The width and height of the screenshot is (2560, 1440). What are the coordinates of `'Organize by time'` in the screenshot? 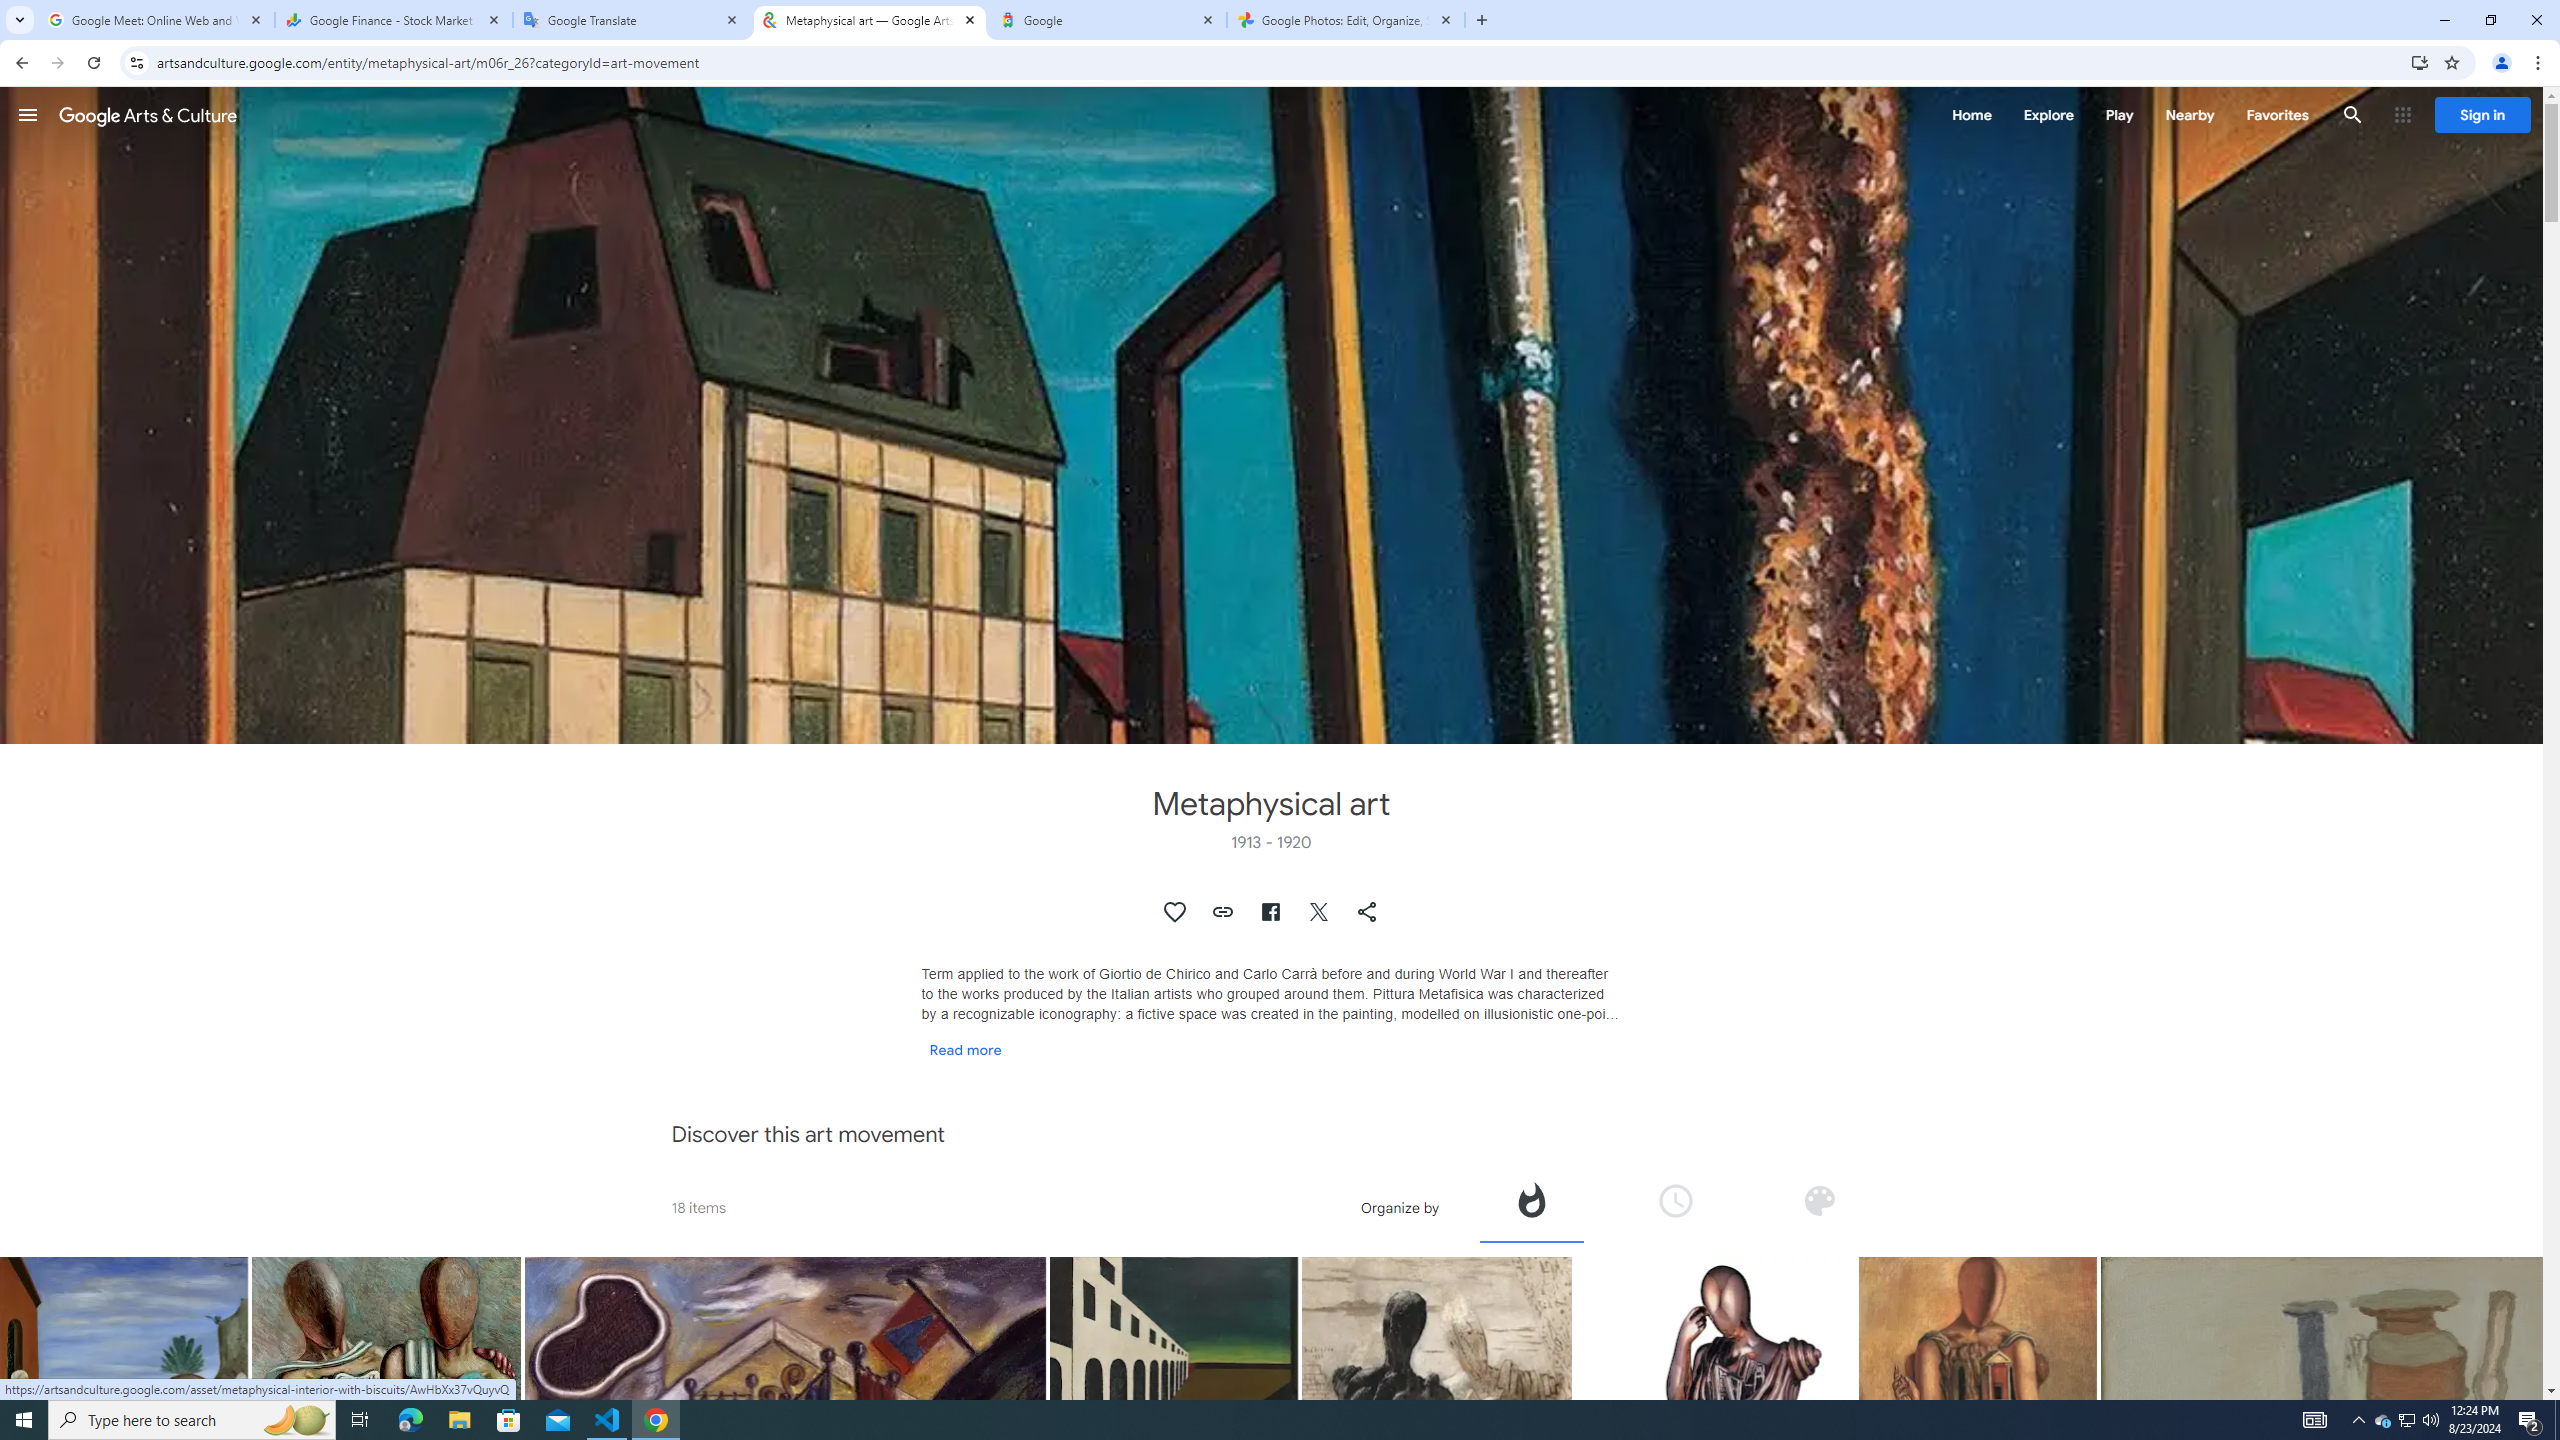 It's located at (1675, 1206).